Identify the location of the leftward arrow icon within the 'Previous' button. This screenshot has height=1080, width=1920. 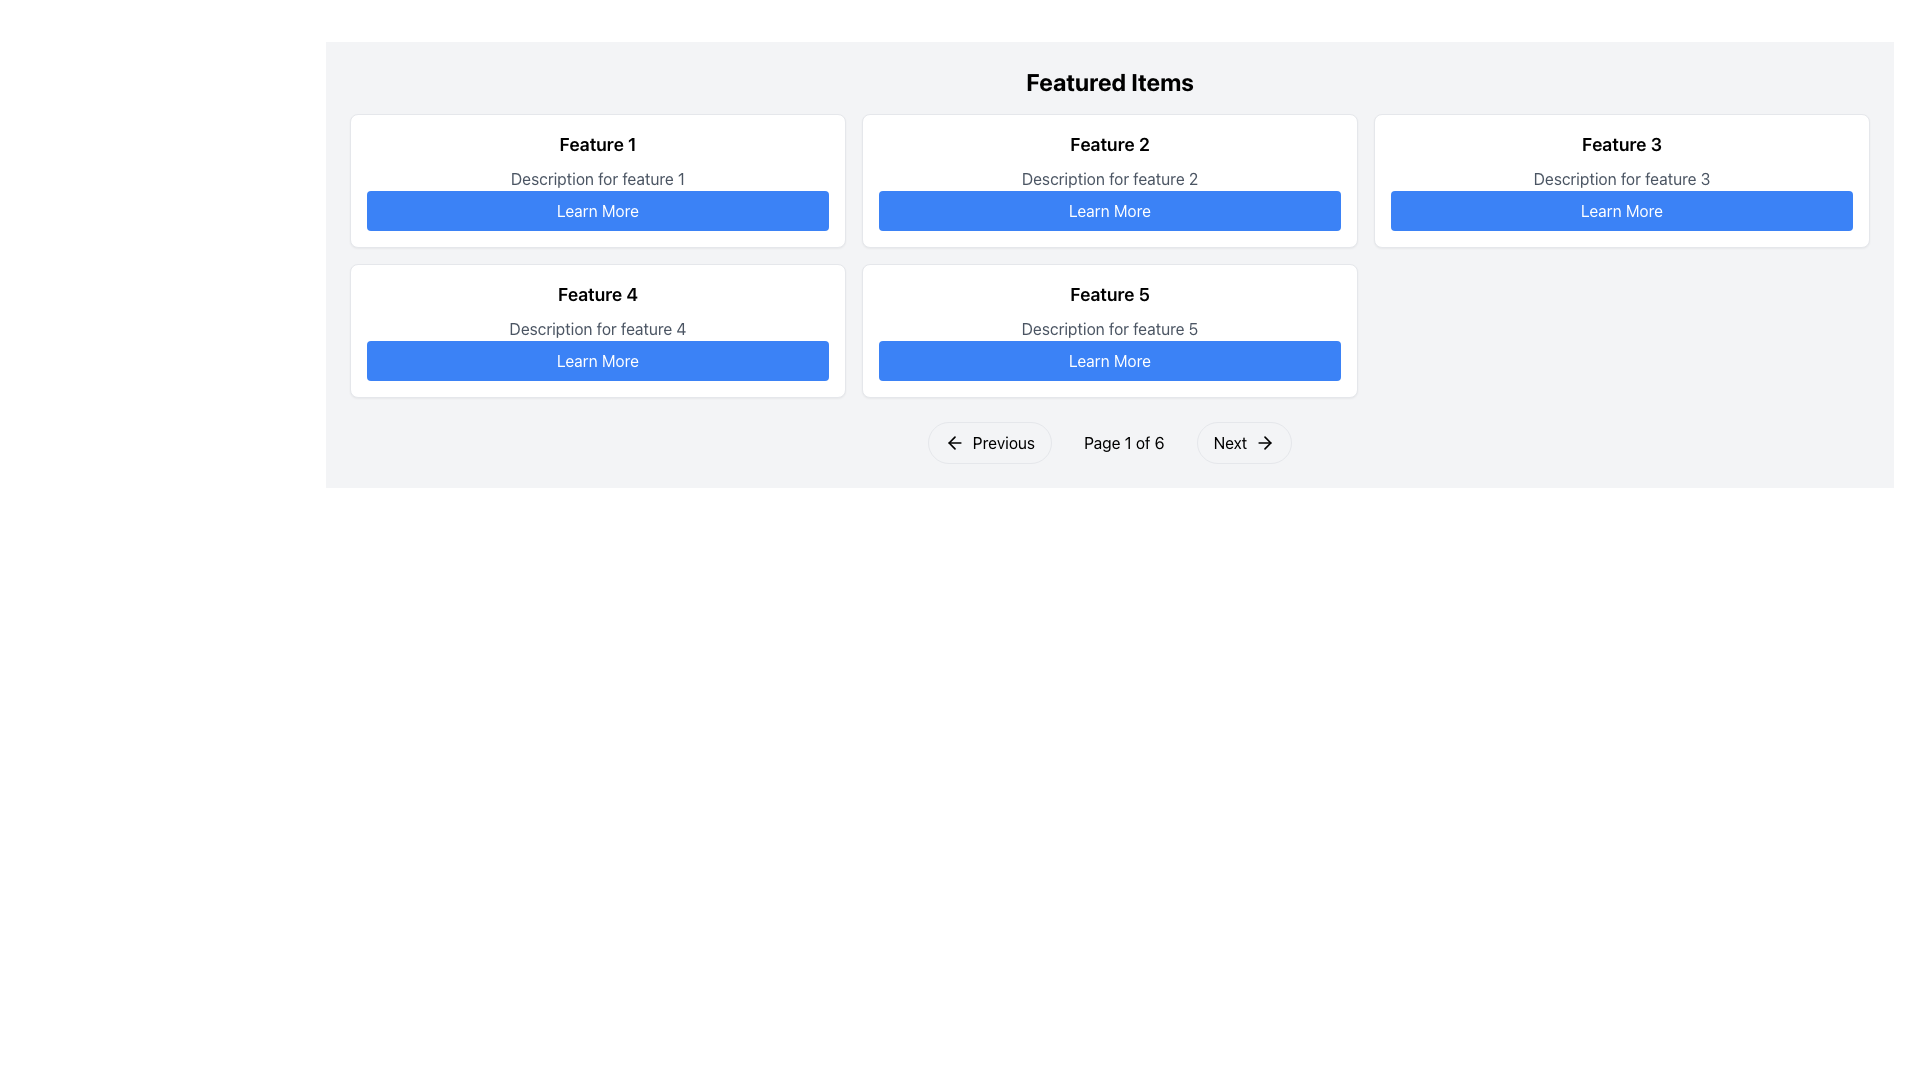
(953, 442).